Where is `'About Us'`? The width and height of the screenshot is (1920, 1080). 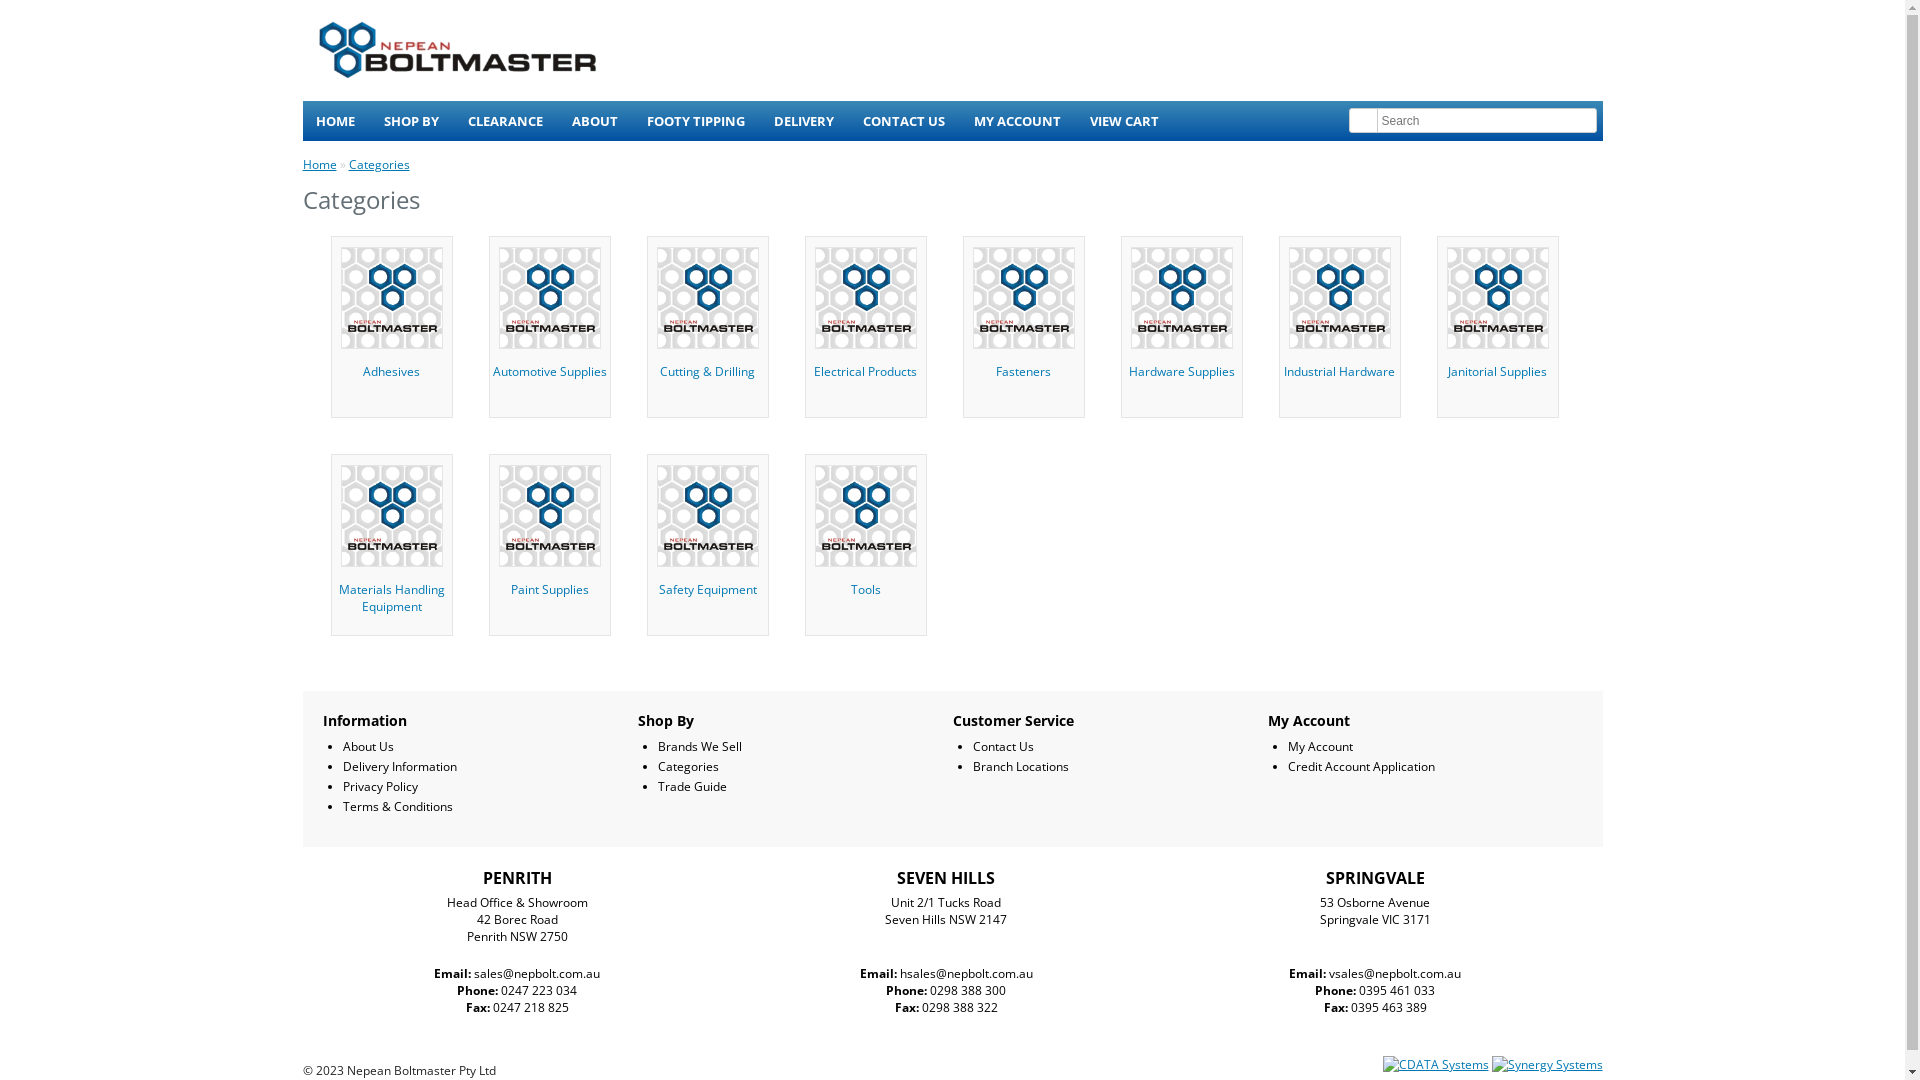 'About Us' is located at coordinates (367, 746).